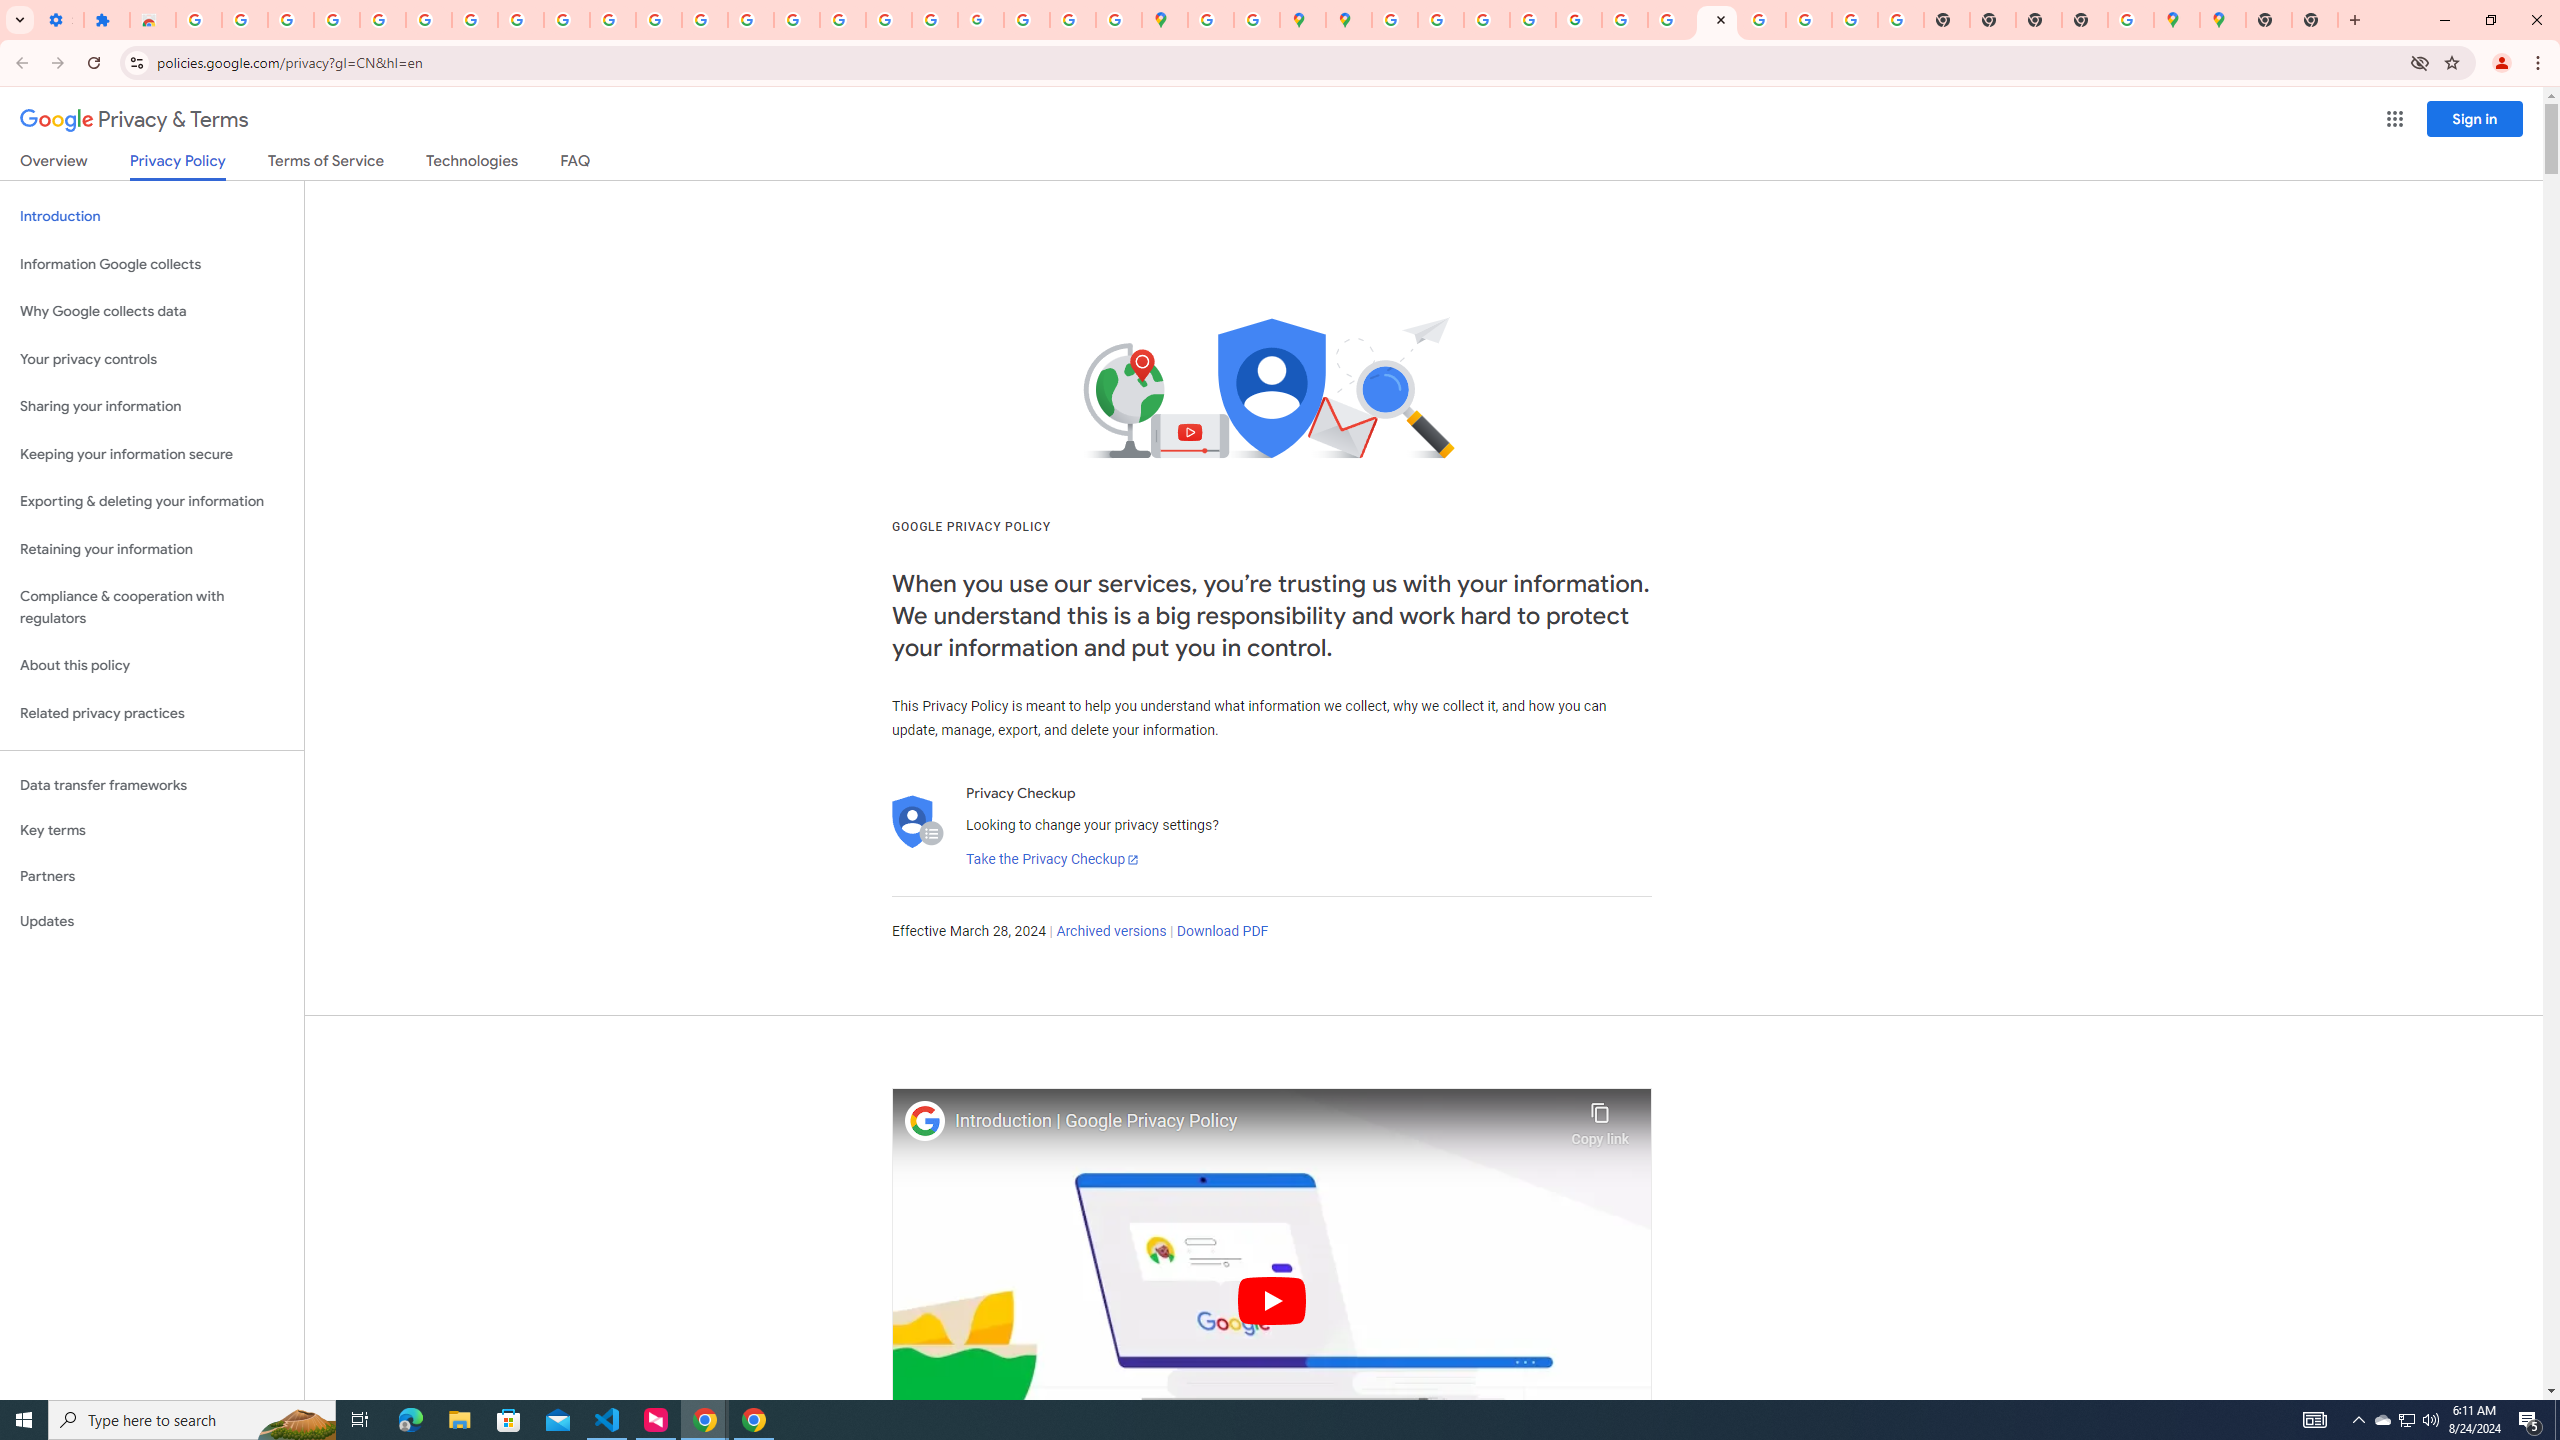 The height and width of the screenshot is (1440, 2560). What do you see at coordinates (2131, 19) in the screenshot?
I see `'Use Google Maps in Space - Google Maps Help'` at bounding box center [2131, 19].